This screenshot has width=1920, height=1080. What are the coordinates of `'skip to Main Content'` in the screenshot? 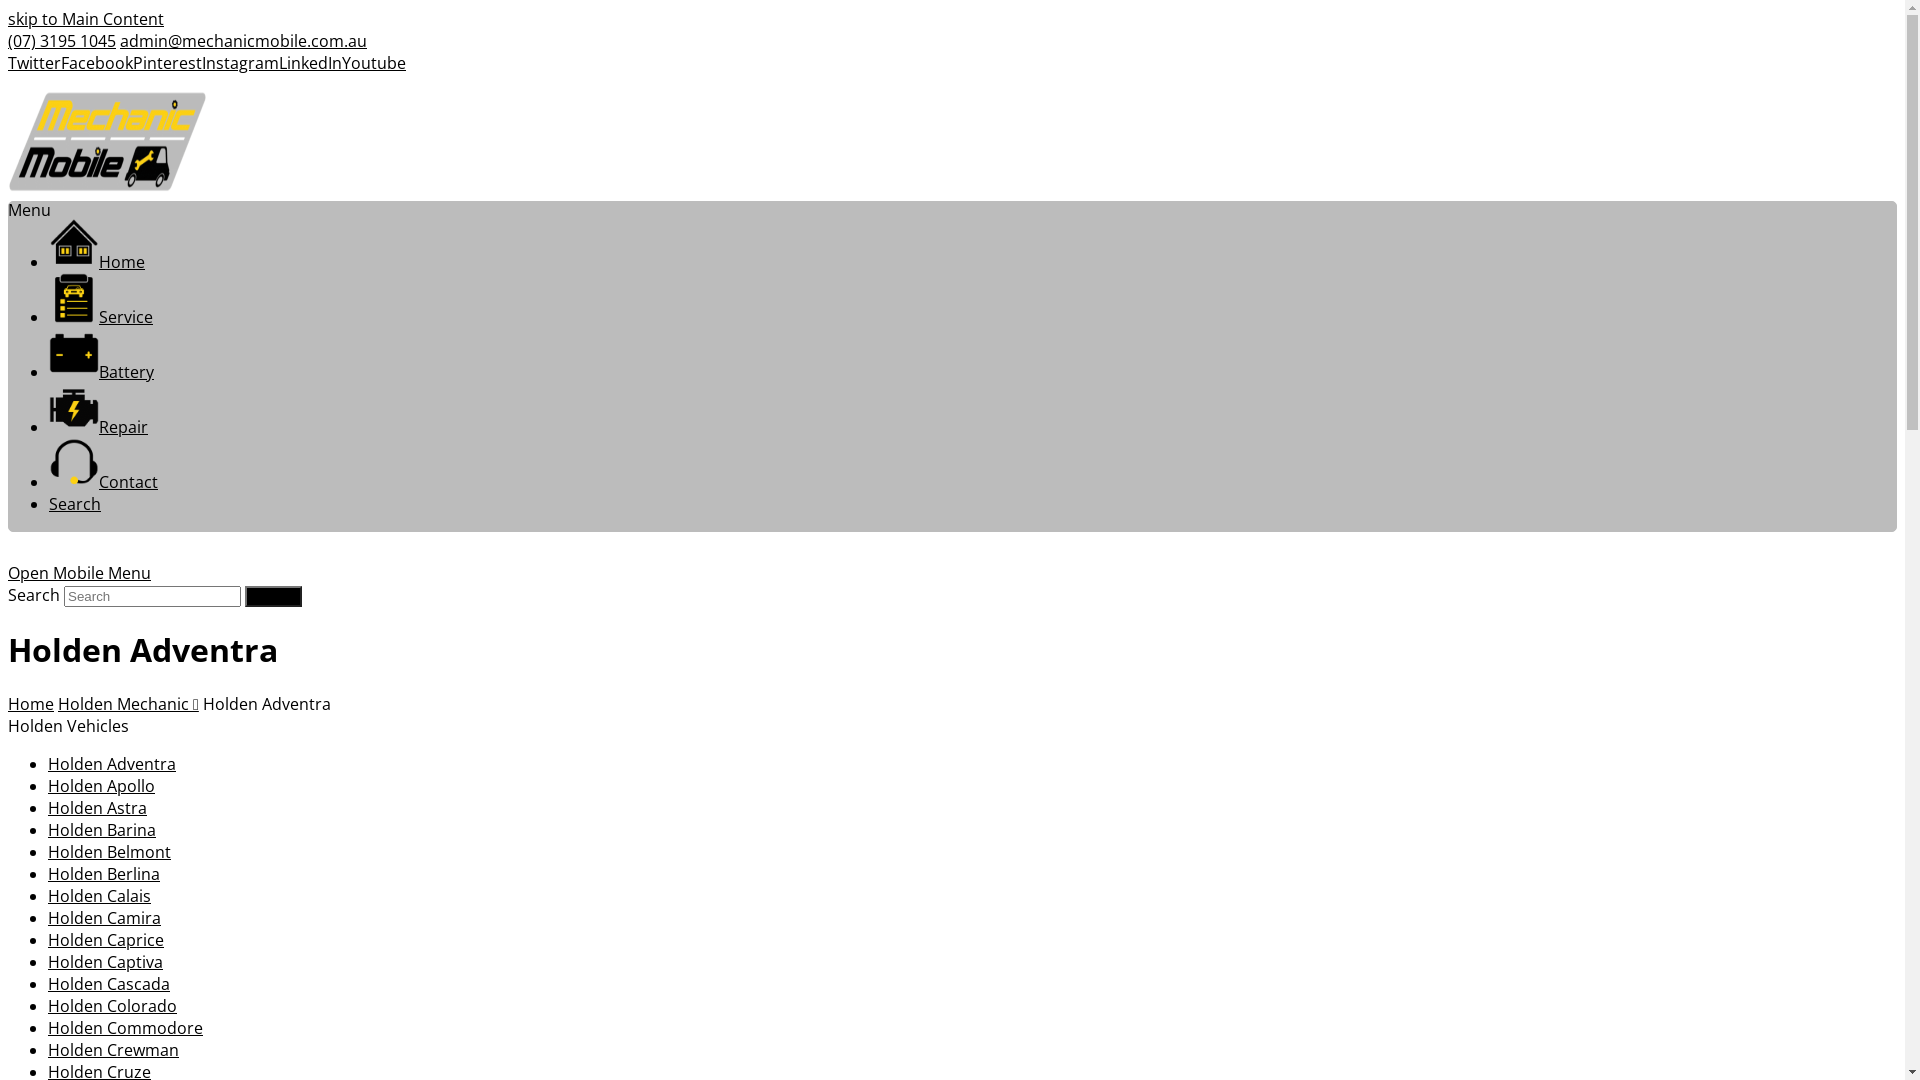 It's located at (85, 19).